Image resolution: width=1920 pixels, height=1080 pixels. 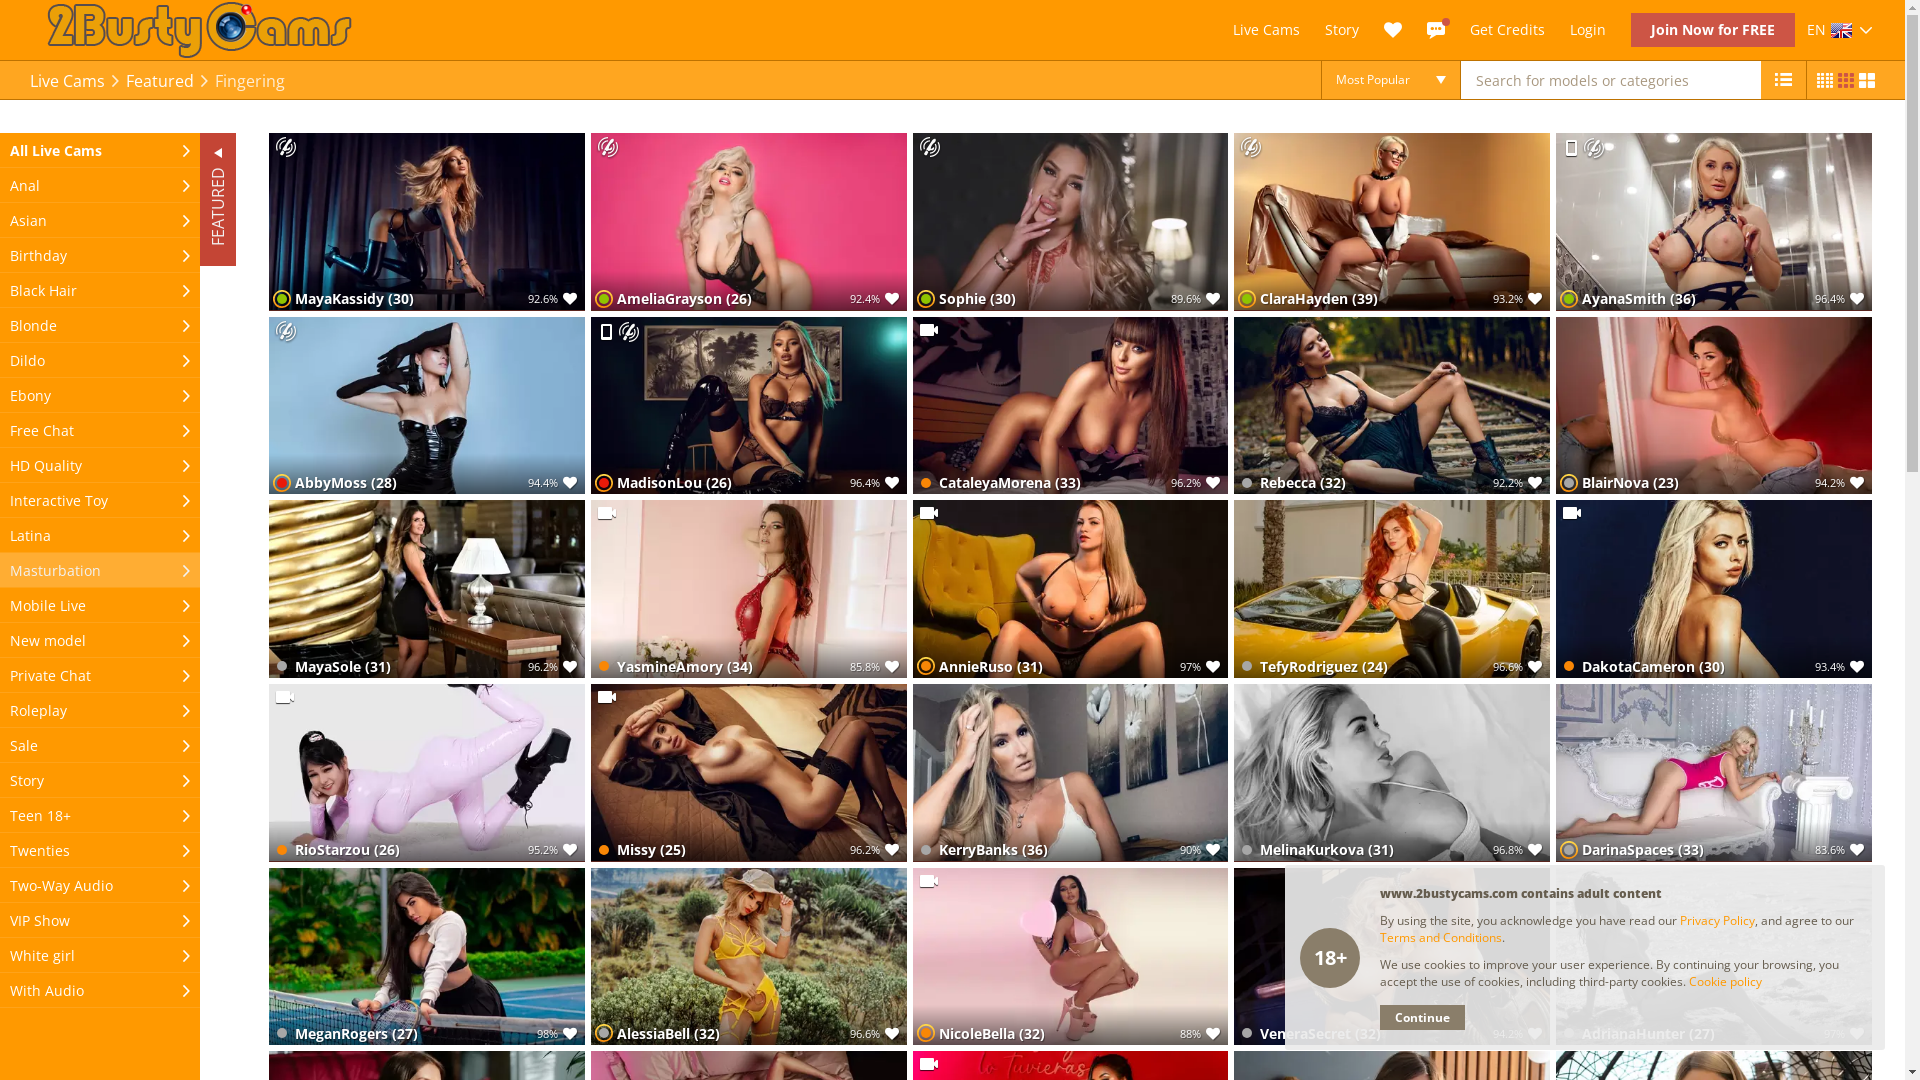 What do you see at coordinates (99, 954) in the screenshot?
I see `'White girl'` at bounding box center [99, 954].